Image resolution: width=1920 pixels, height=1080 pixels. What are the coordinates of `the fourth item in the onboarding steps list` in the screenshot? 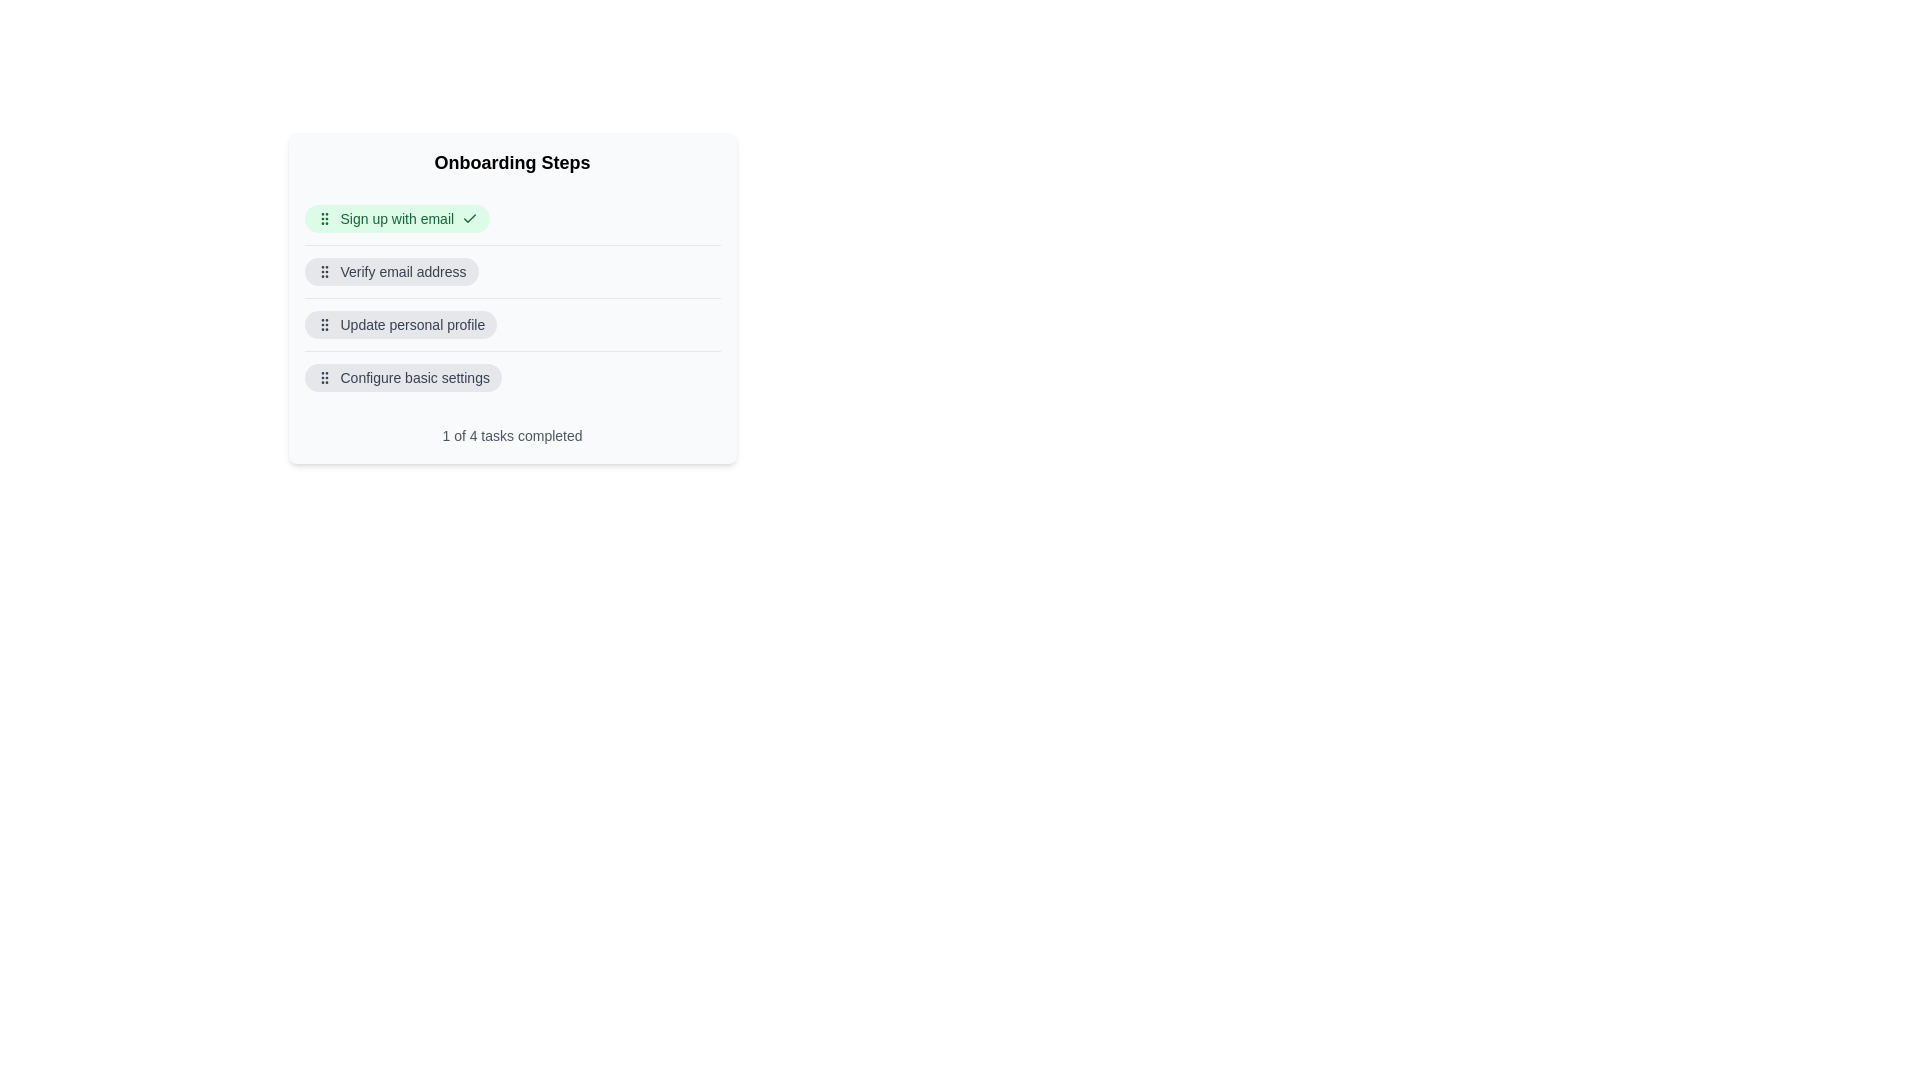 It's located at (512, 377).